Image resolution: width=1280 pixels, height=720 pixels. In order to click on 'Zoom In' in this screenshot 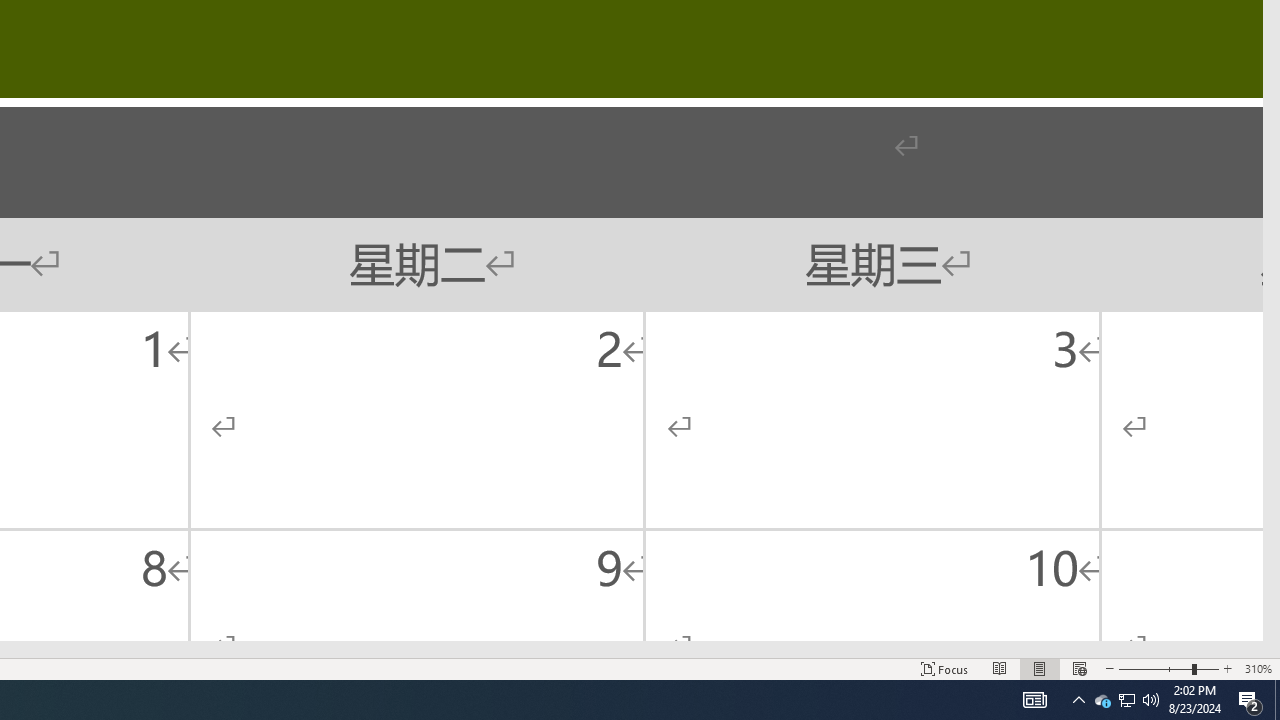, I will do `click(1226, 669)`.